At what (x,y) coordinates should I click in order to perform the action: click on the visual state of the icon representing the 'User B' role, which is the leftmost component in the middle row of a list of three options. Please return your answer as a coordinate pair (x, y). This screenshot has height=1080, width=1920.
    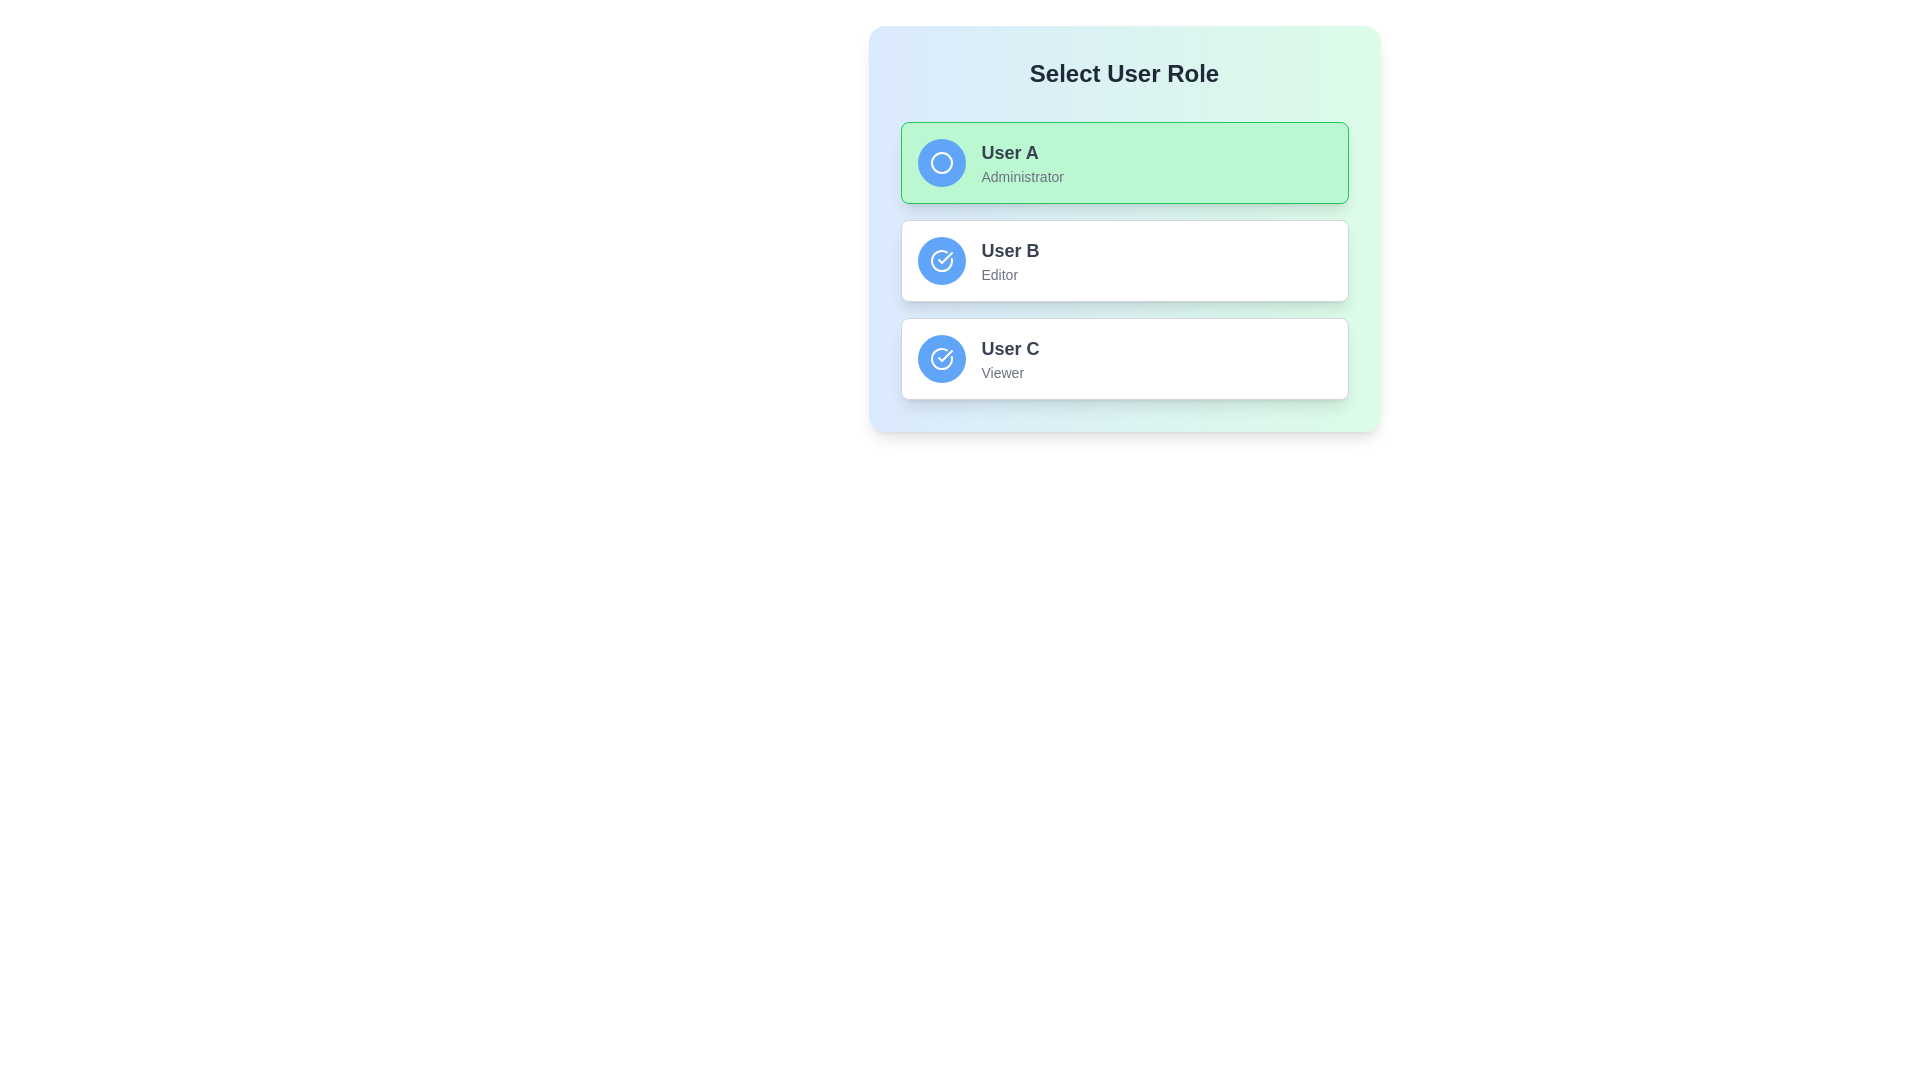
    Looking at the image, I should click on (940, 260).